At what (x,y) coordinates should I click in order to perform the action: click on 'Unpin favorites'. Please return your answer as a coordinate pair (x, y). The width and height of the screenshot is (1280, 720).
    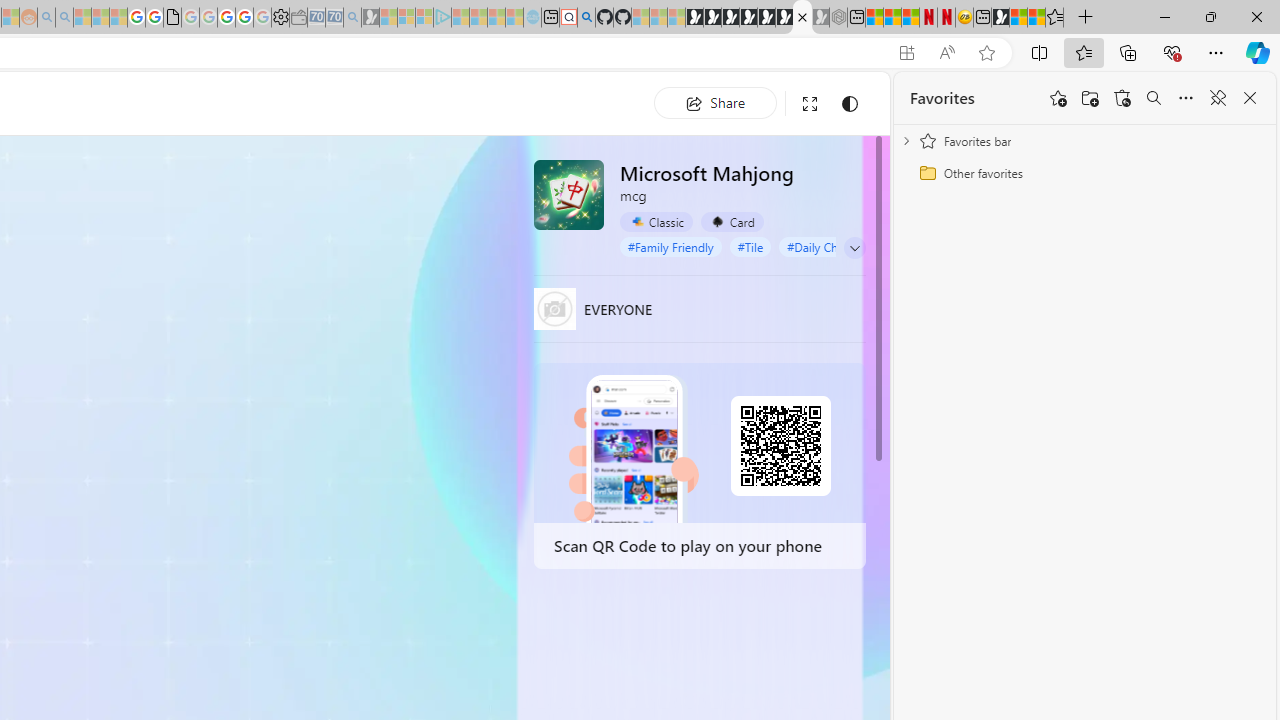
    Looking at the image, I should click on (1216, 98).